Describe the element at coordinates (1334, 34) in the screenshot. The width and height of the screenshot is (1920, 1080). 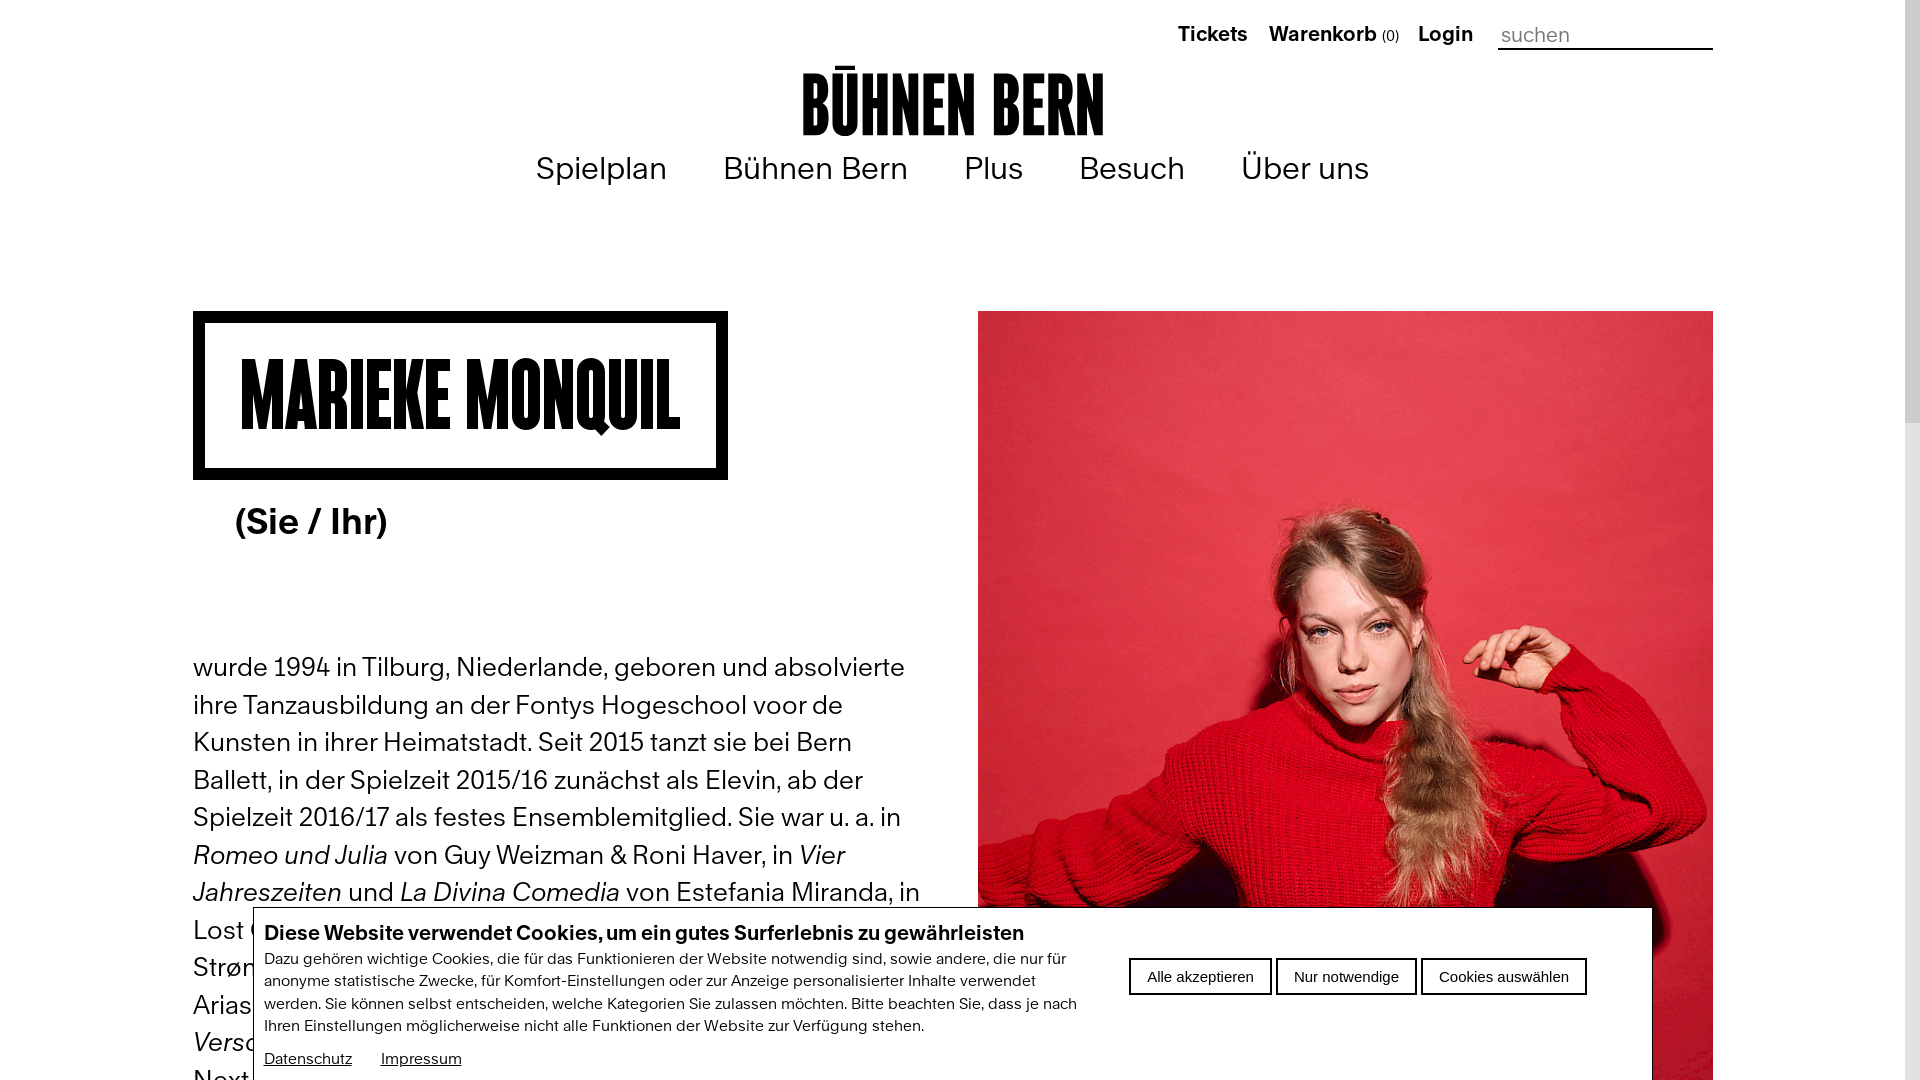
I see `'Warenkorb(0)'` at that location.